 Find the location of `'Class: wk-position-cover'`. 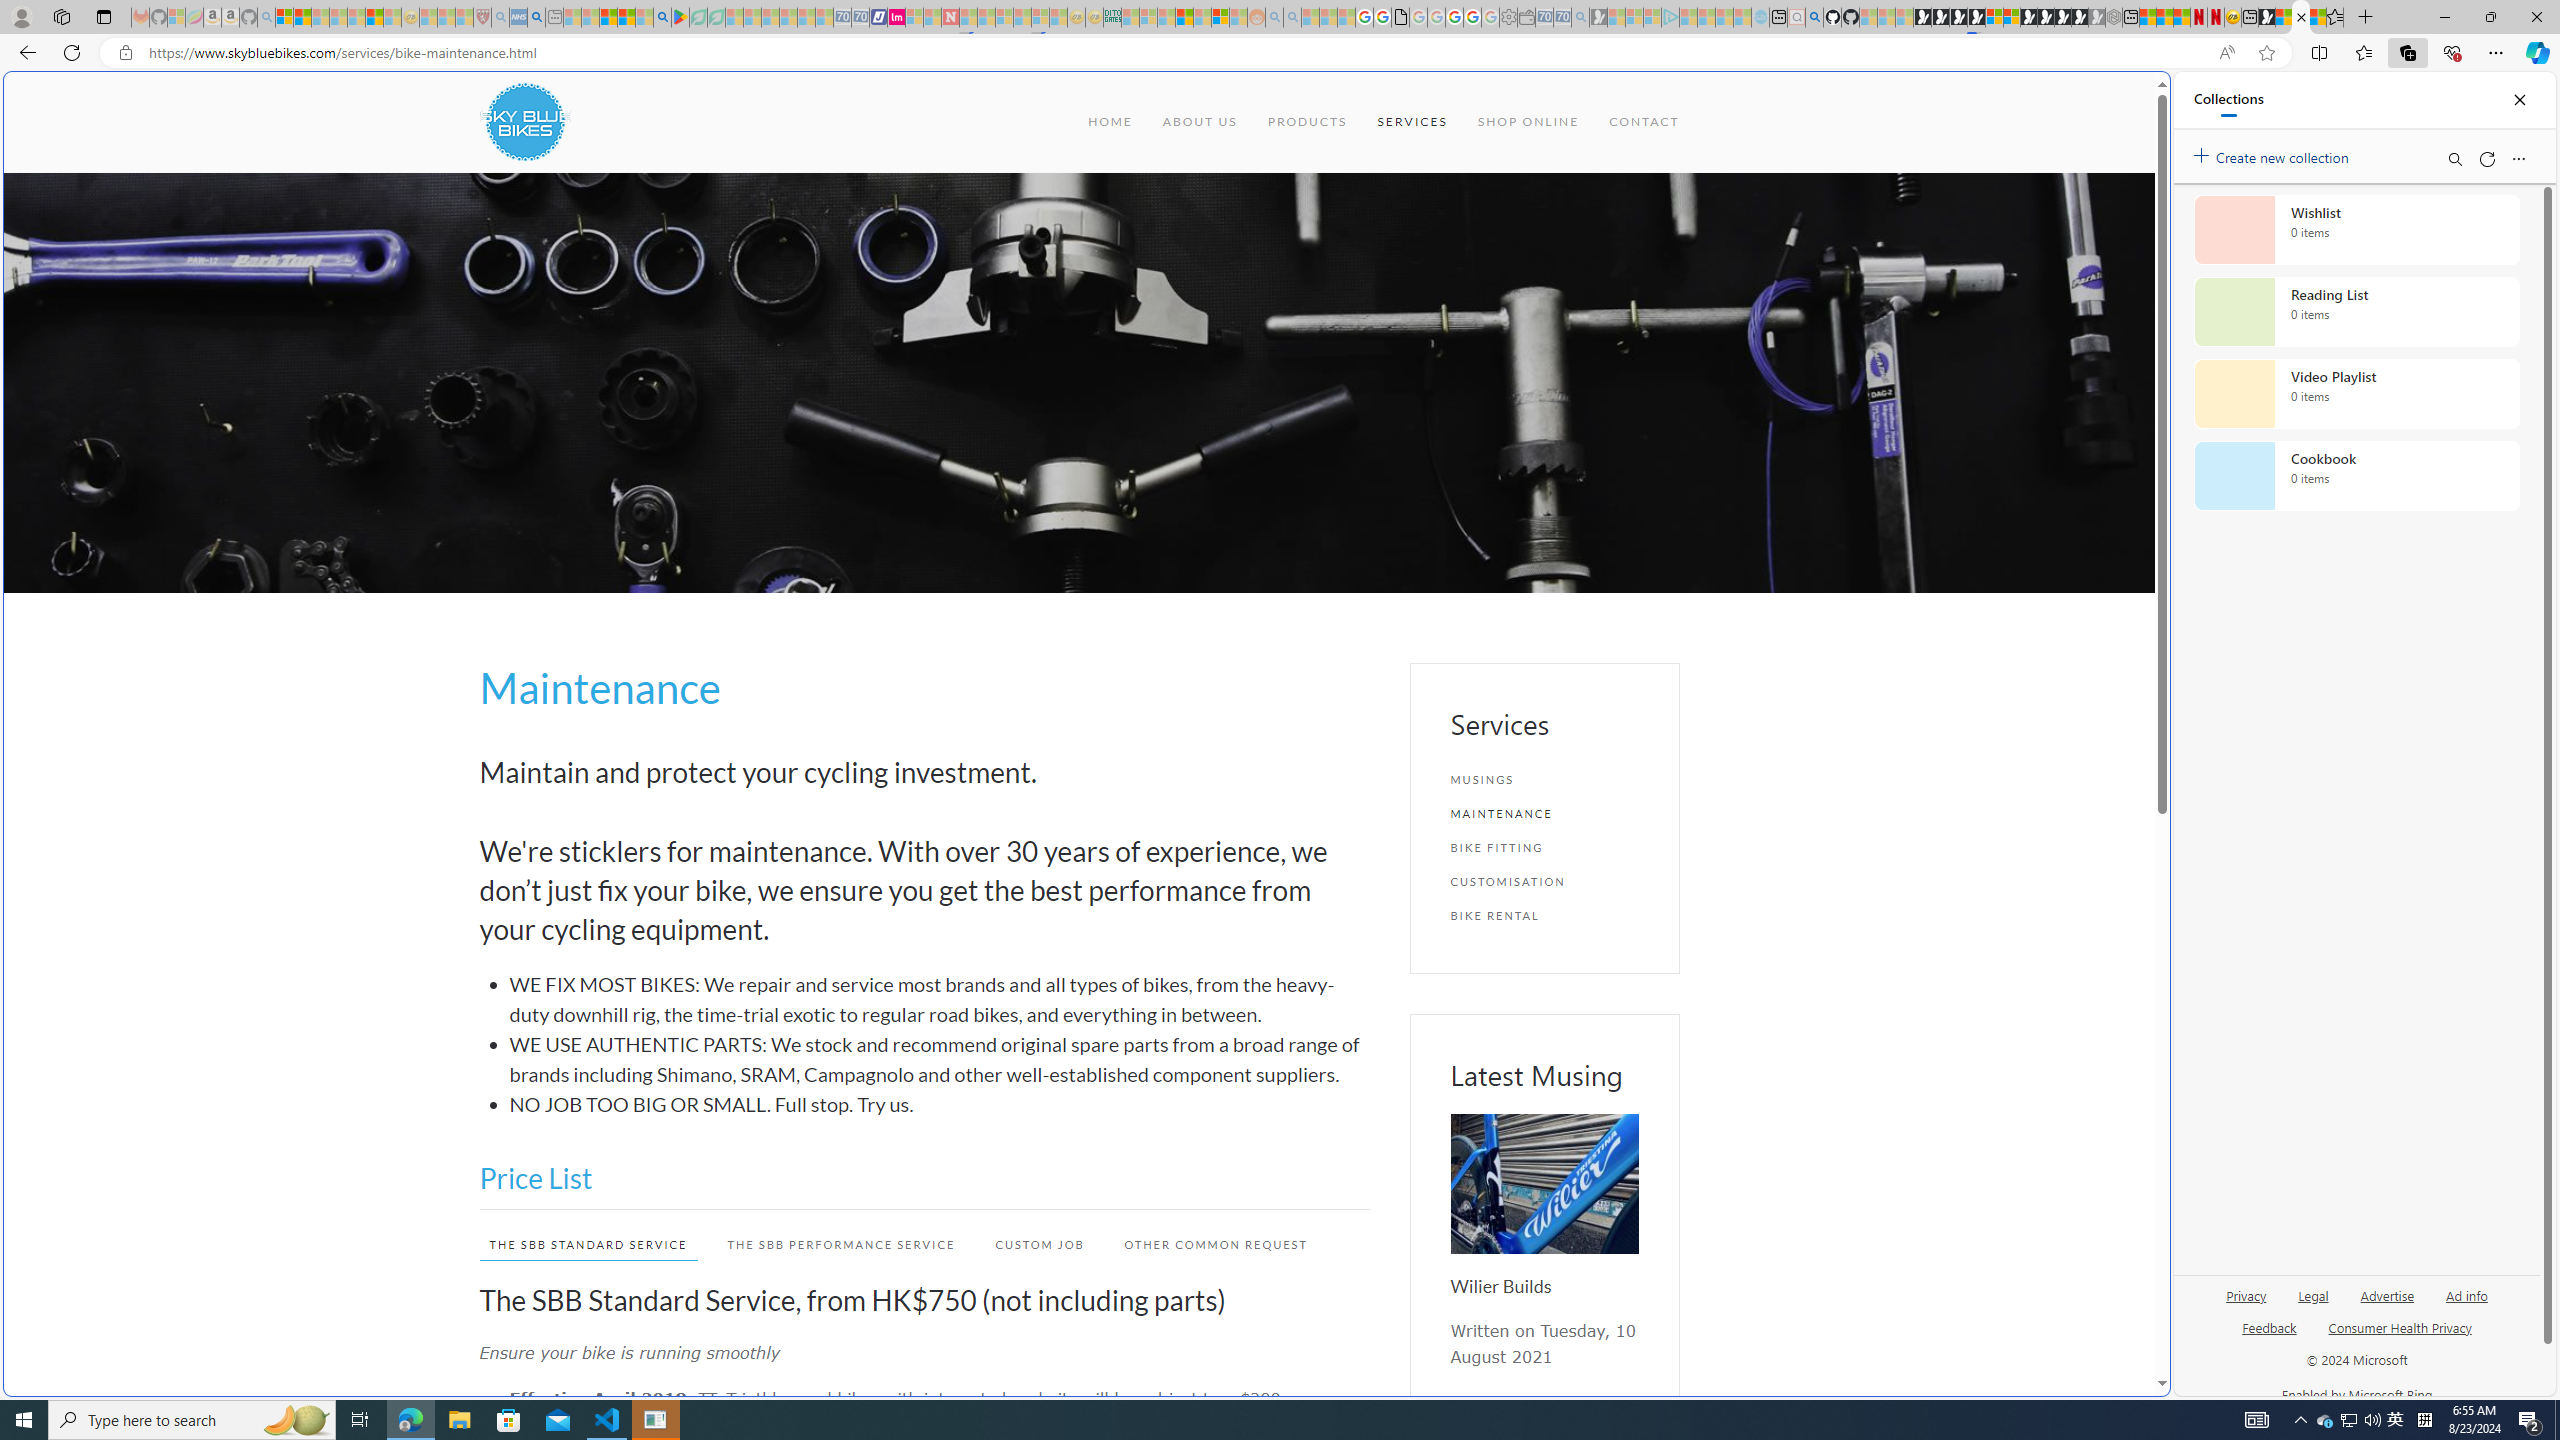

'Class: wk-position-cover' is located at coordinates (1542, 1183).